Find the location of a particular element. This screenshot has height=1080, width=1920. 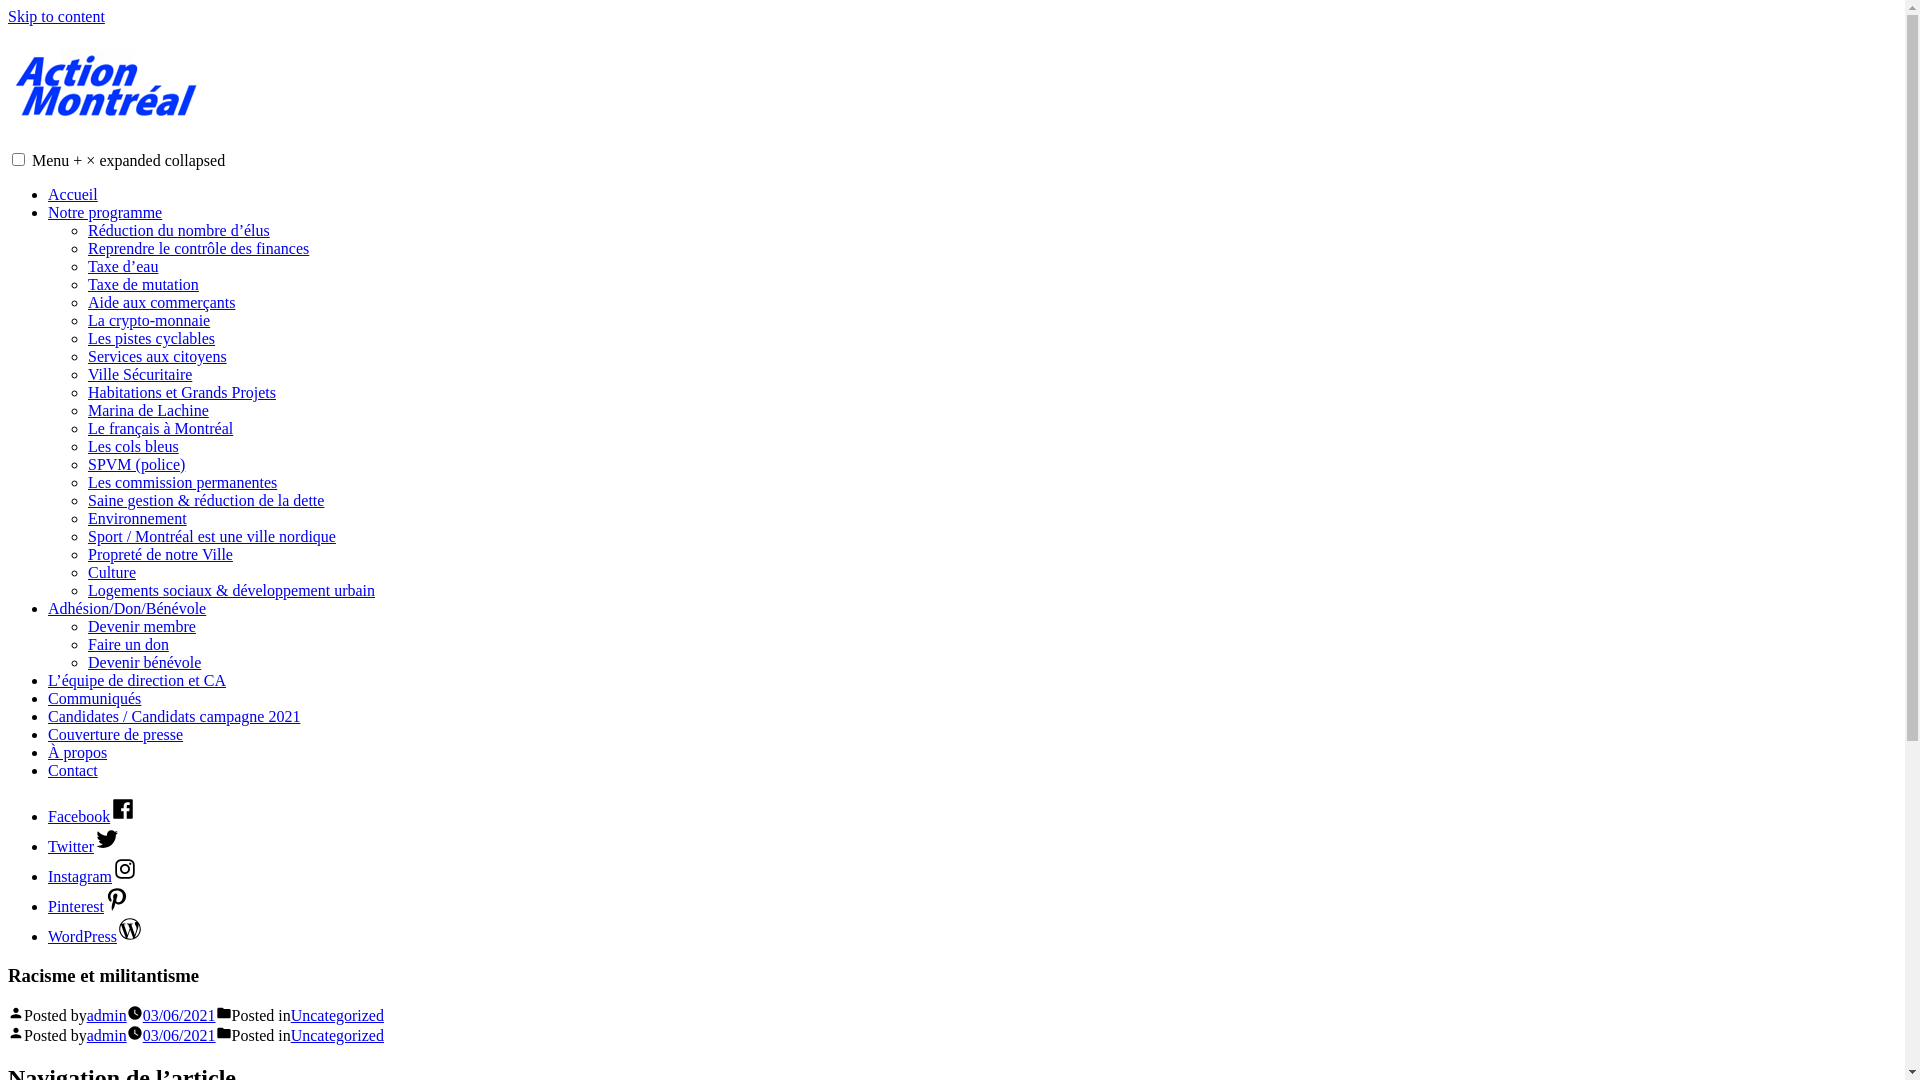

'Services aux citoyens' is located at coordinates (86, 355).